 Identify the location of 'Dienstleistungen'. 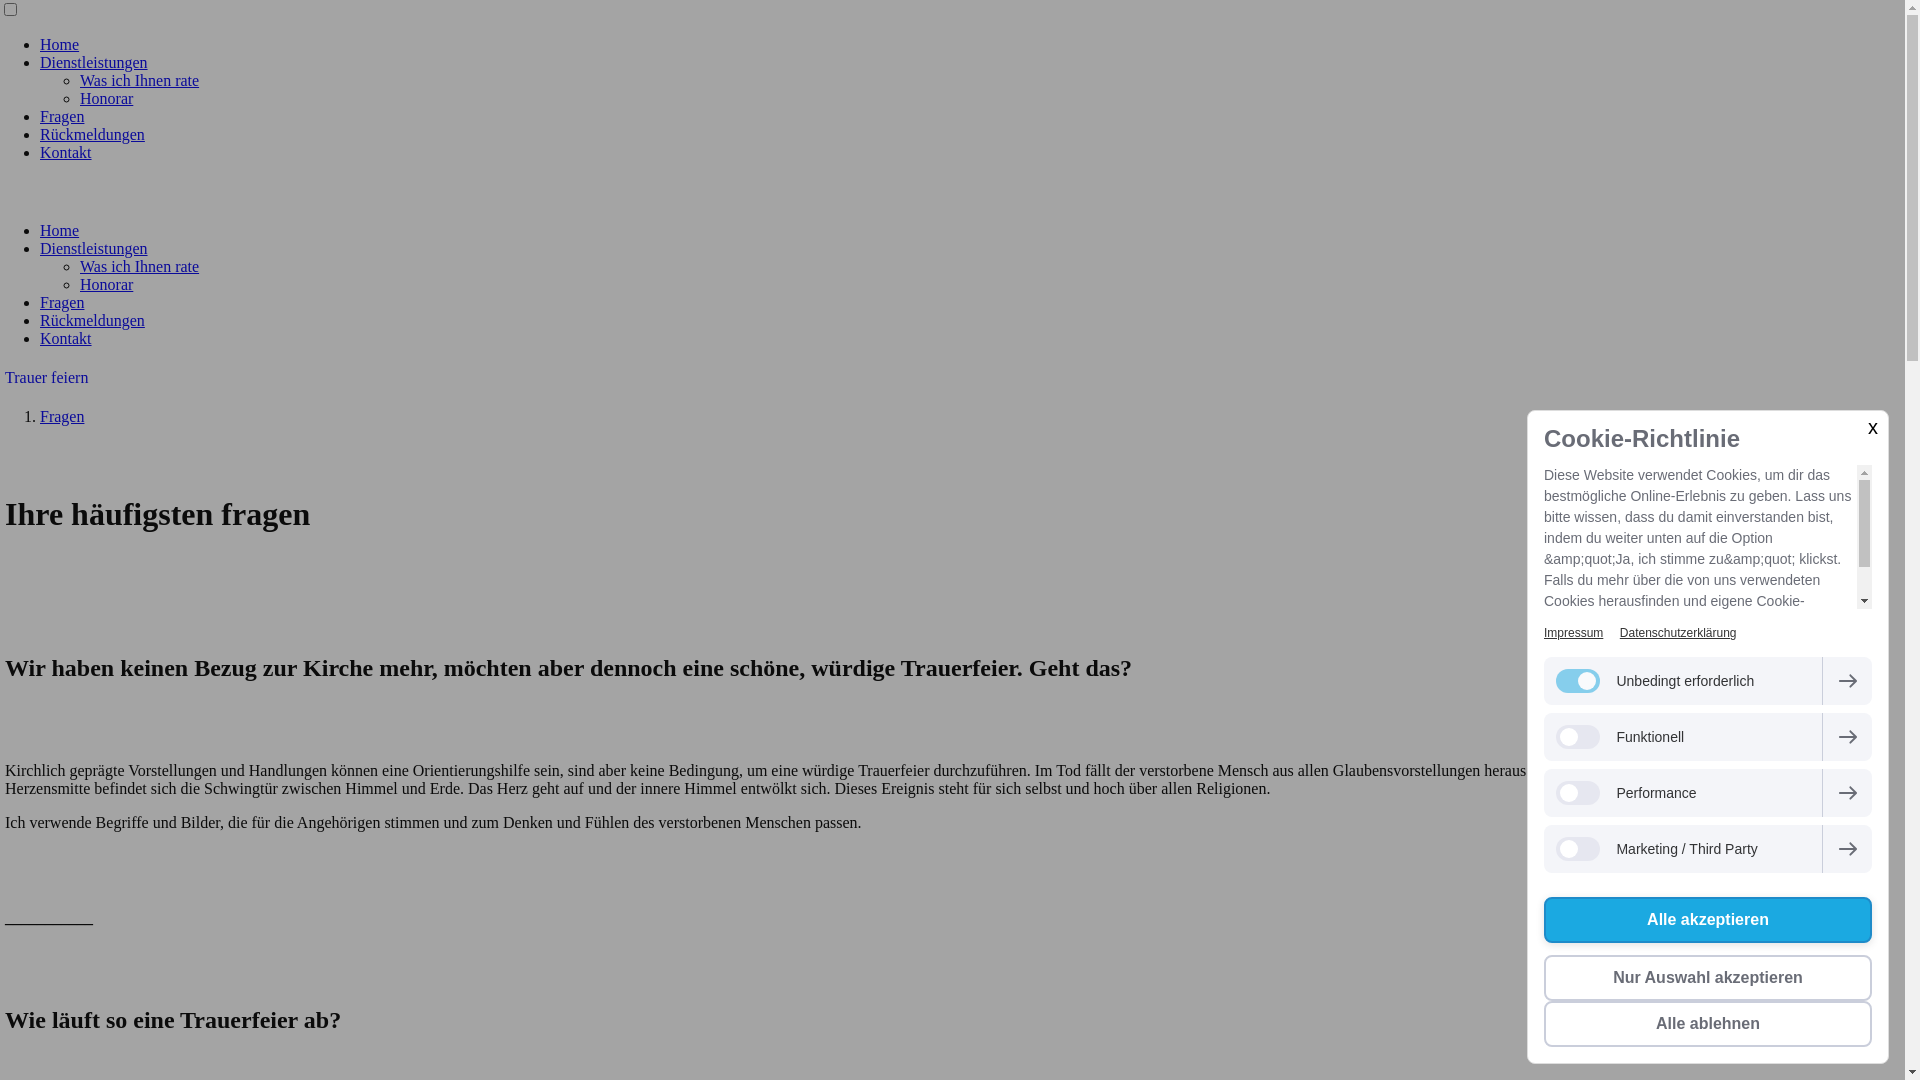
(93, 61).